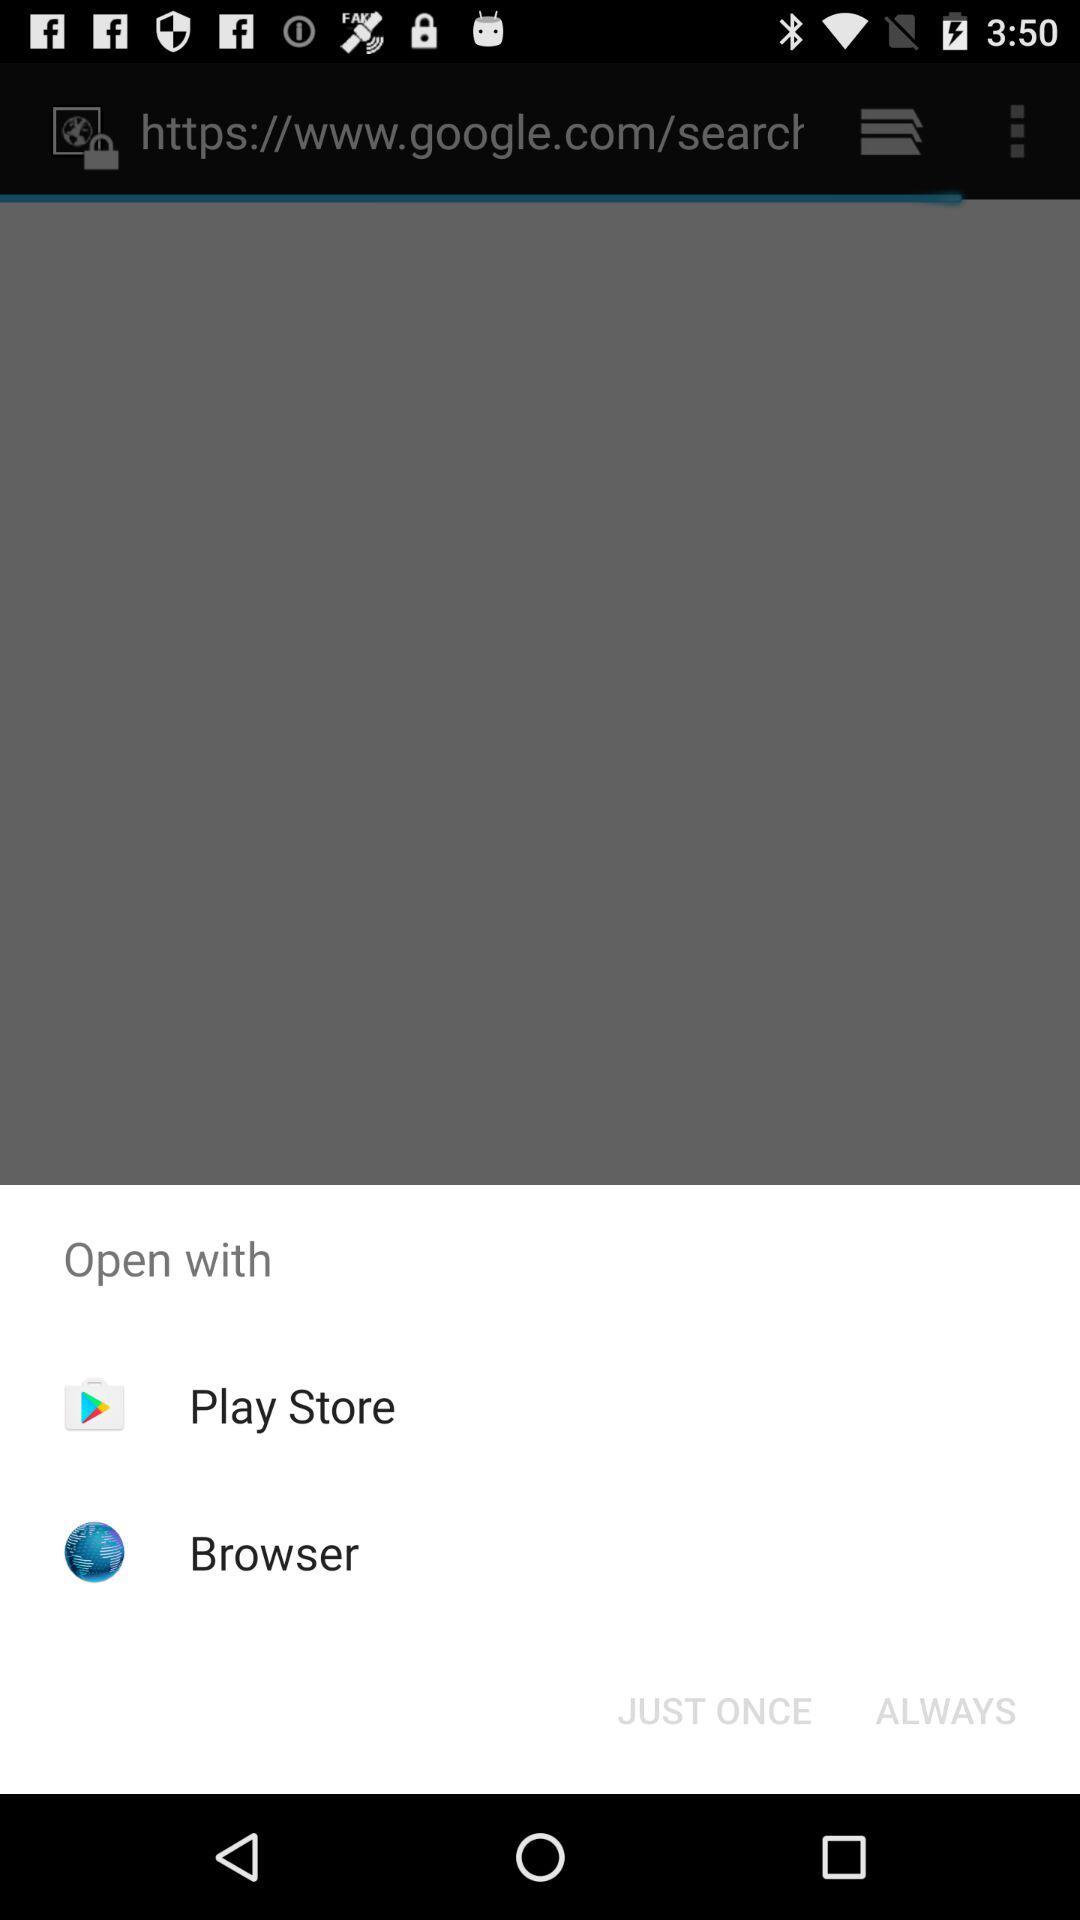 Image resolution: width=1080 pixels, height=1920 pixels. I want to click on the button next to the just once item, so click(945, 1708).